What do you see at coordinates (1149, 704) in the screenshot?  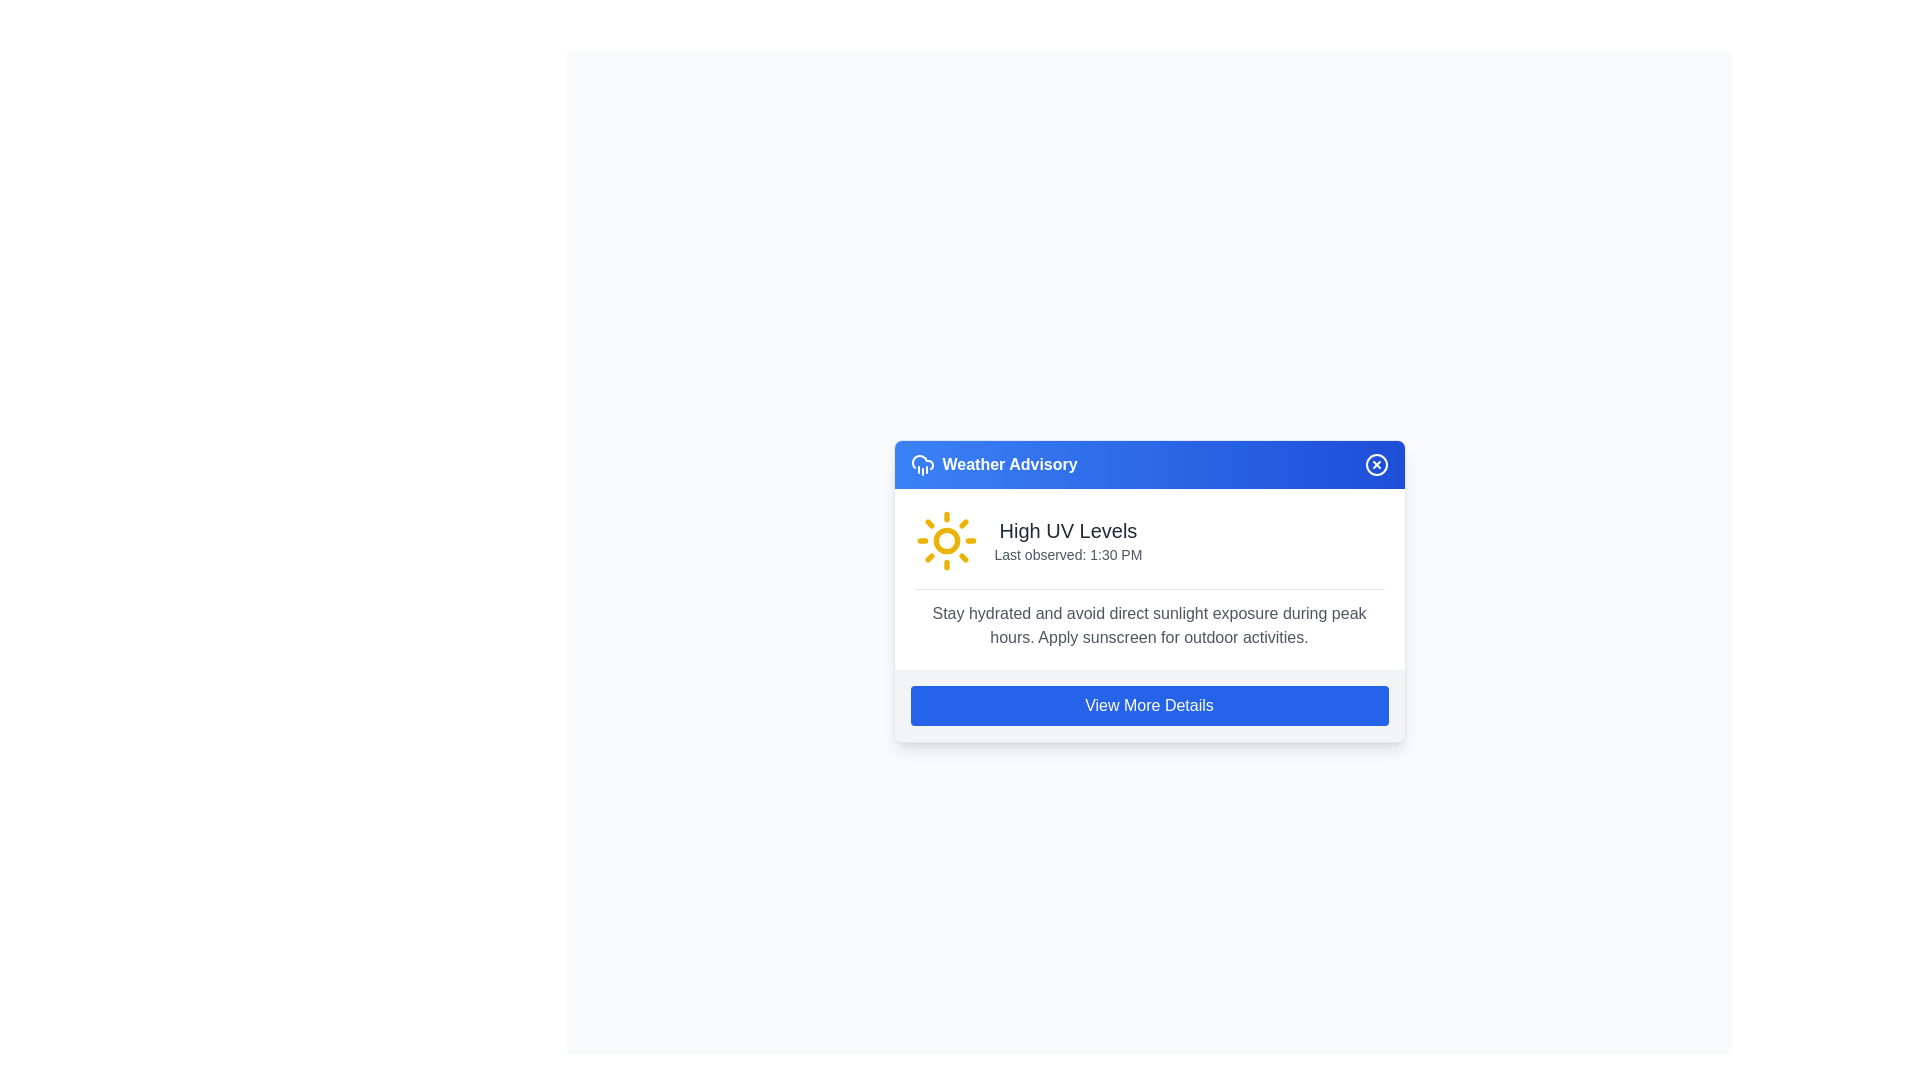 I see `the button located at the bottom of the panel, which navigates to a page with more detailed information related to the current content` at bounding box center [1149, 704].